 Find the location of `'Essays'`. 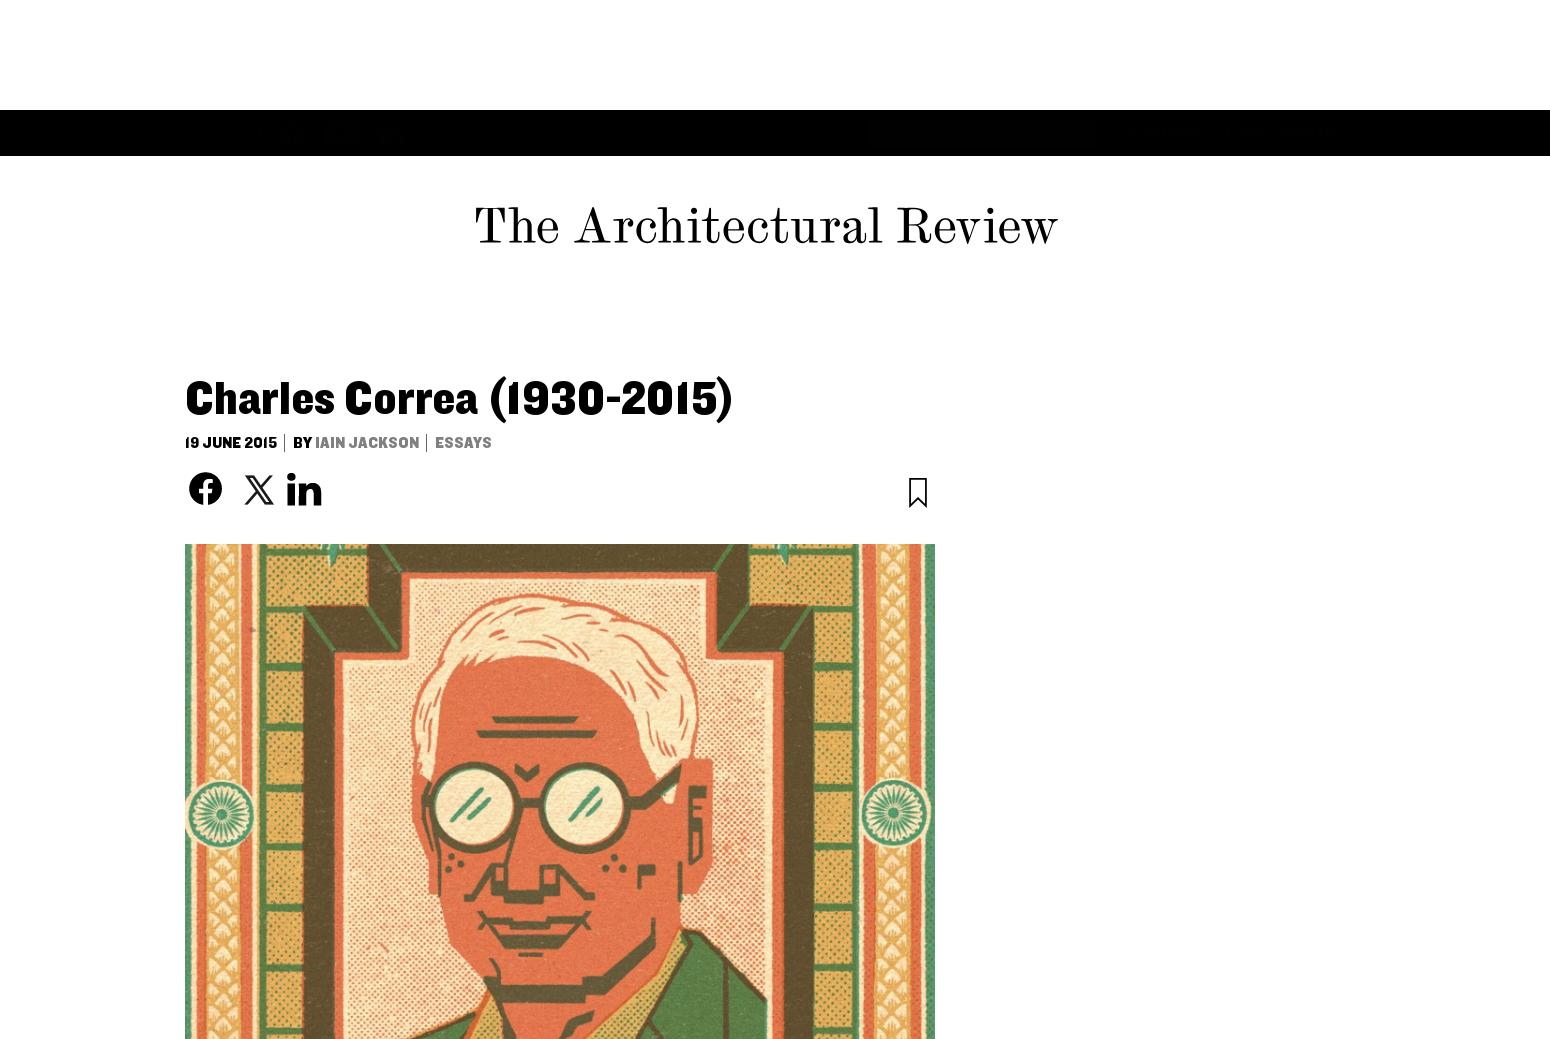

'Essays' is located at coordinates (292, 21).